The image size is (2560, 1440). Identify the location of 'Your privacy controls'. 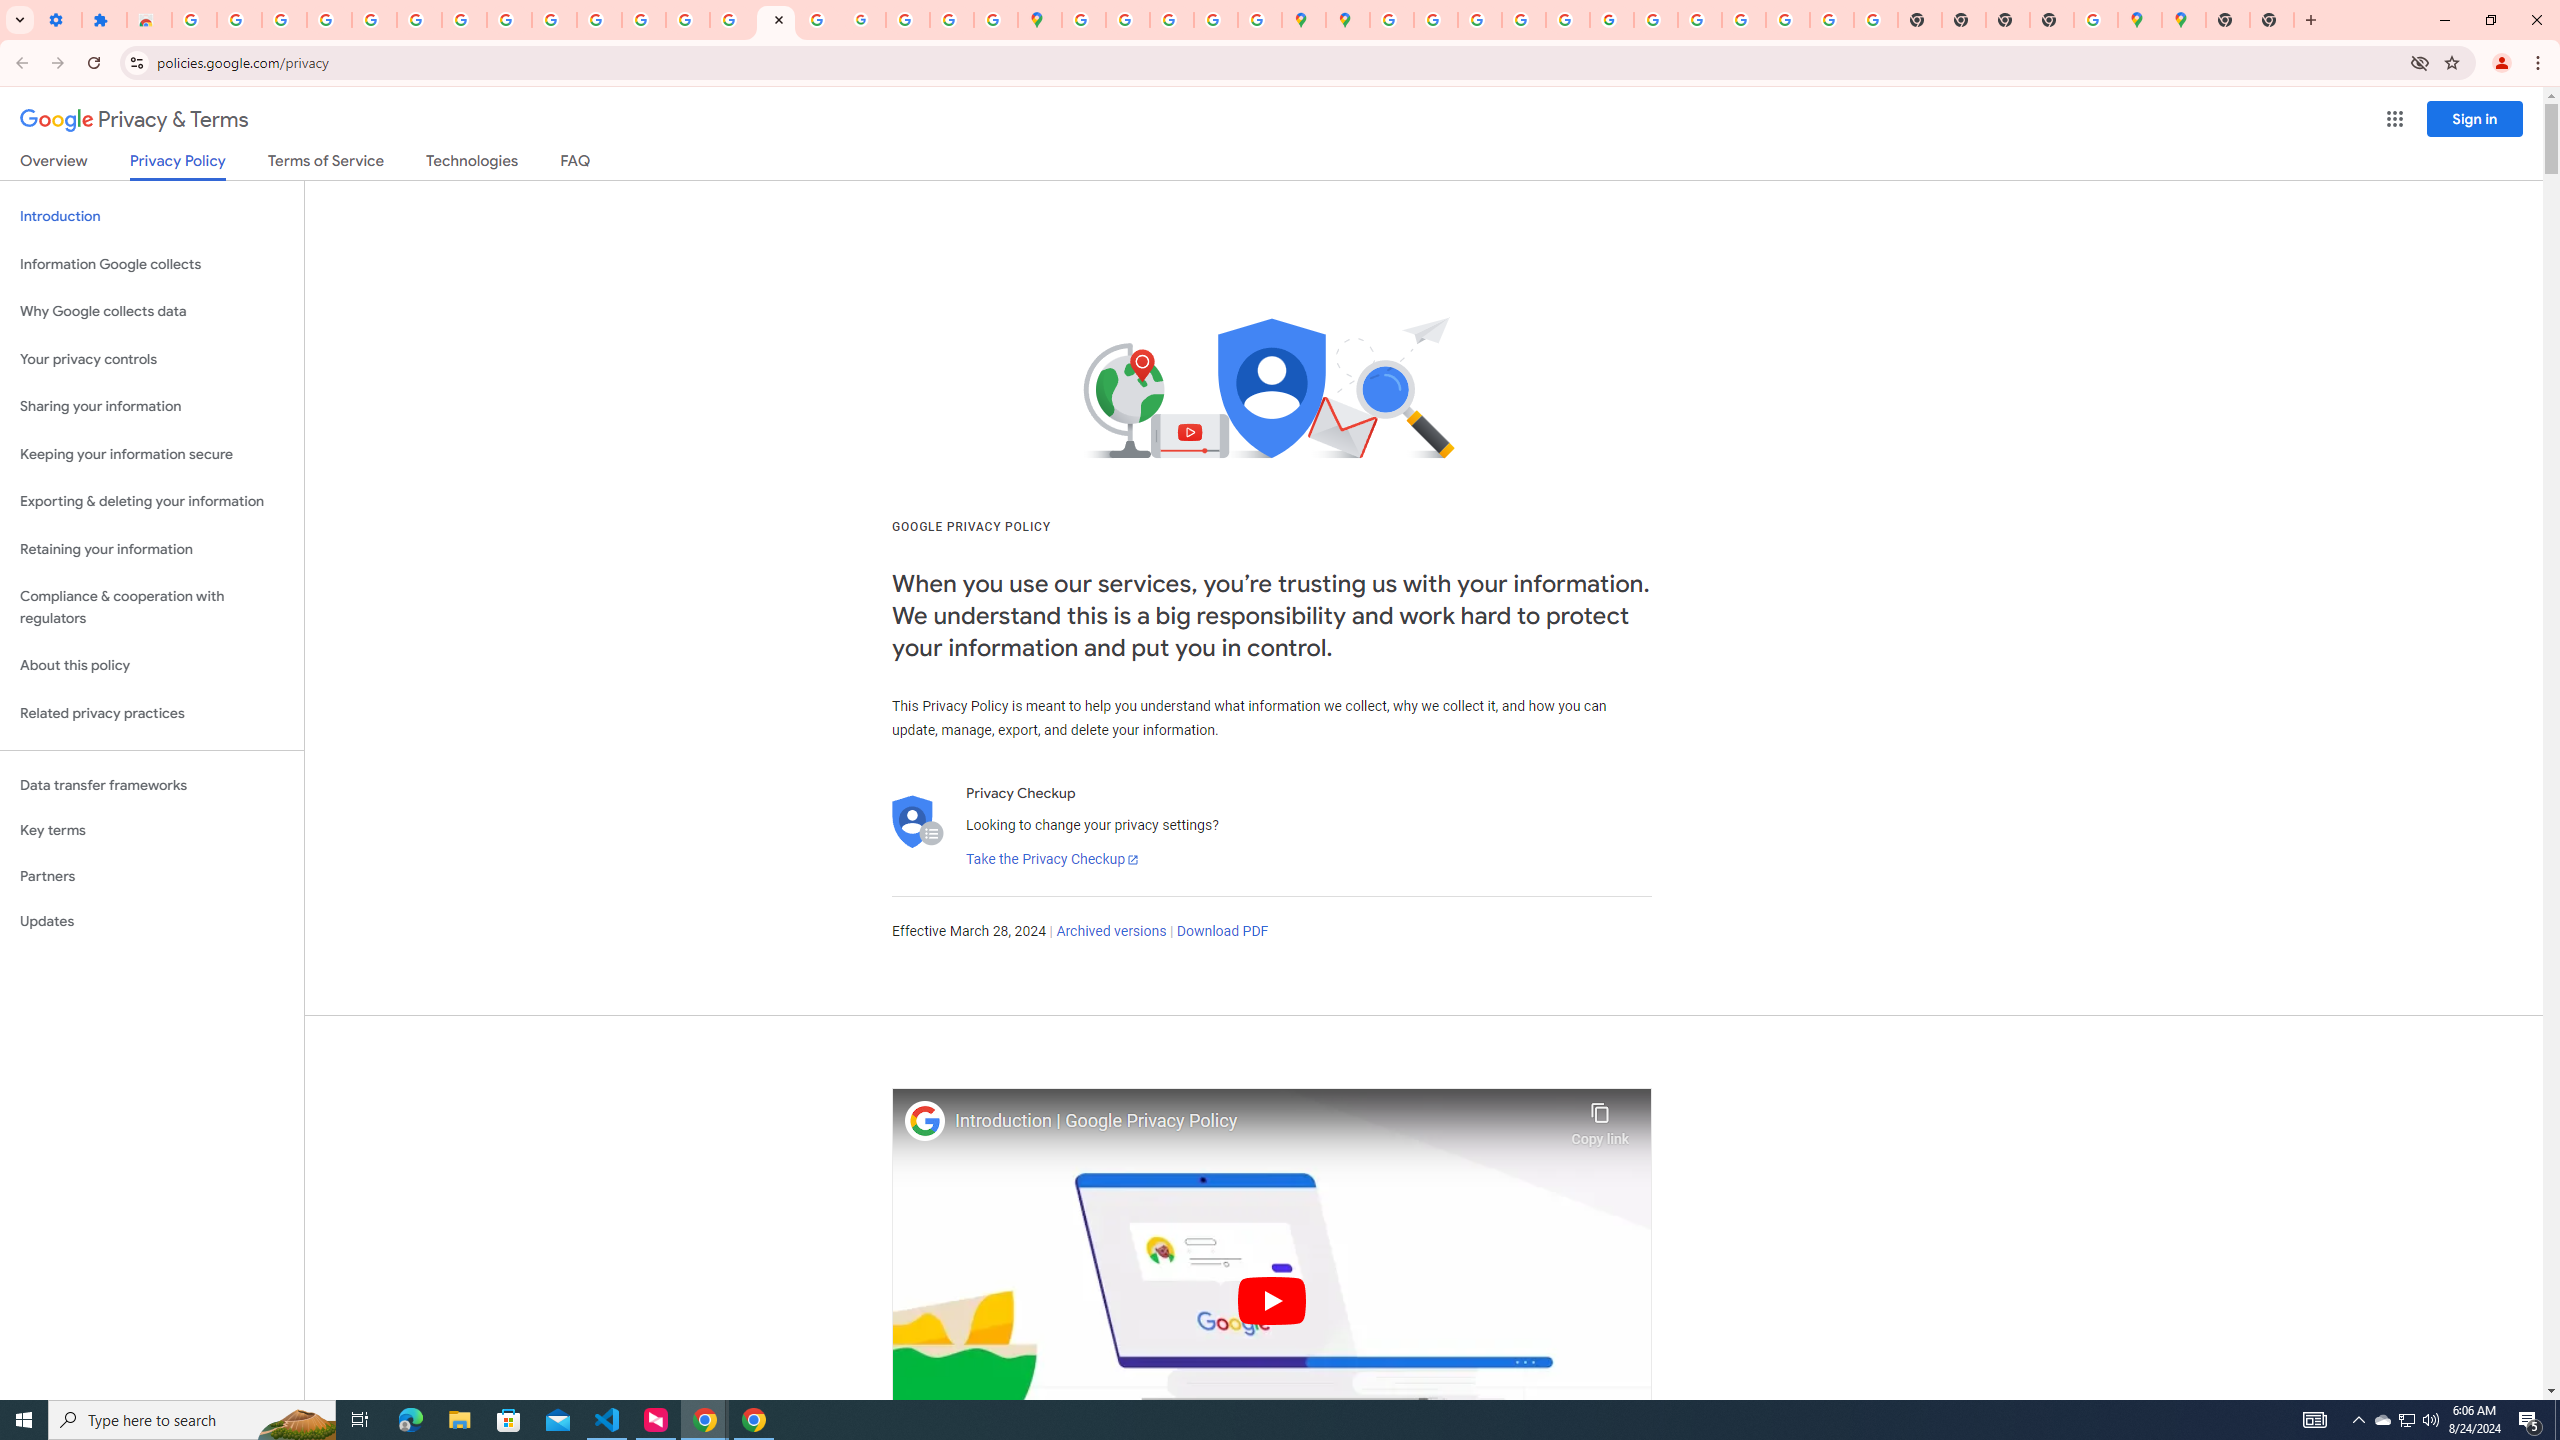
(151, 360).